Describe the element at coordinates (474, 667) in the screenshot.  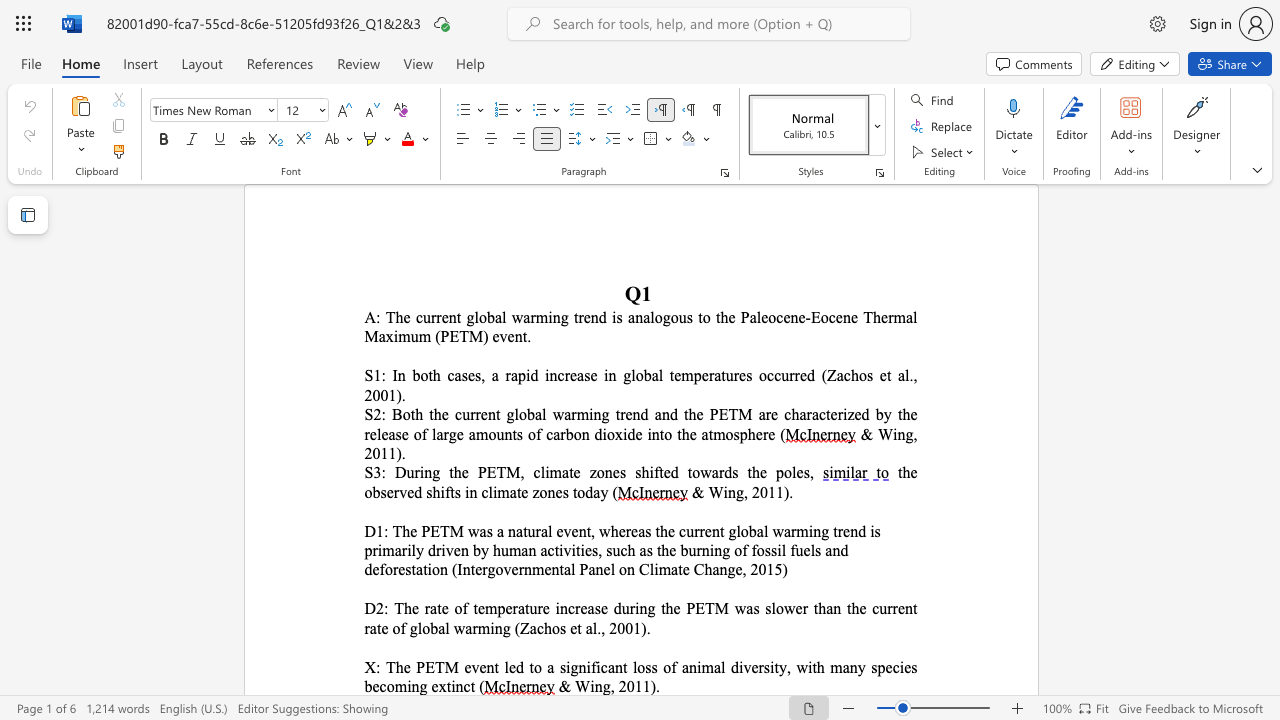
I see `the 1th character "v" in the text` at that location.